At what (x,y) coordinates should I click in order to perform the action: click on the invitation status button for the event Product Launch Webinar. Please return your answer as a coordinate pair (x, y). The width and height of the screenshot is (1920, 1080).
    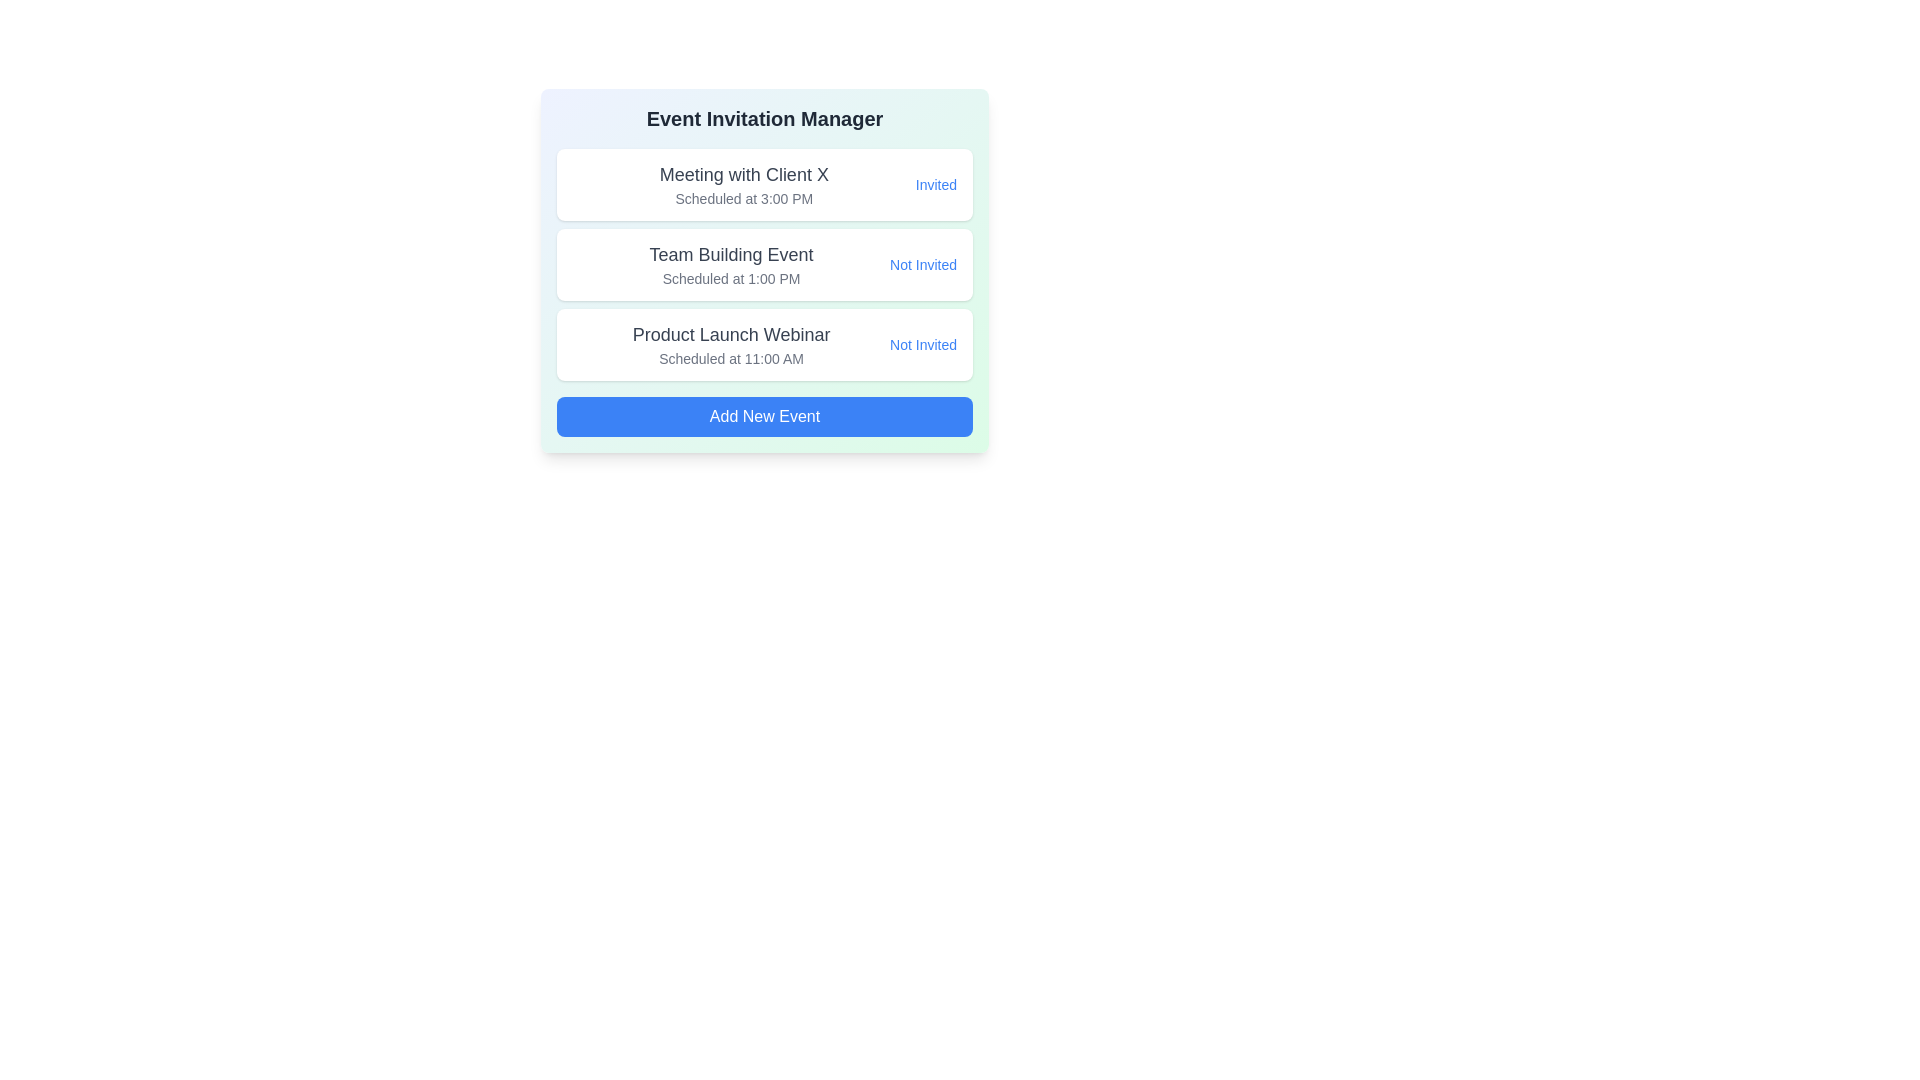
    Looking at the image, I should click on (922, 343).